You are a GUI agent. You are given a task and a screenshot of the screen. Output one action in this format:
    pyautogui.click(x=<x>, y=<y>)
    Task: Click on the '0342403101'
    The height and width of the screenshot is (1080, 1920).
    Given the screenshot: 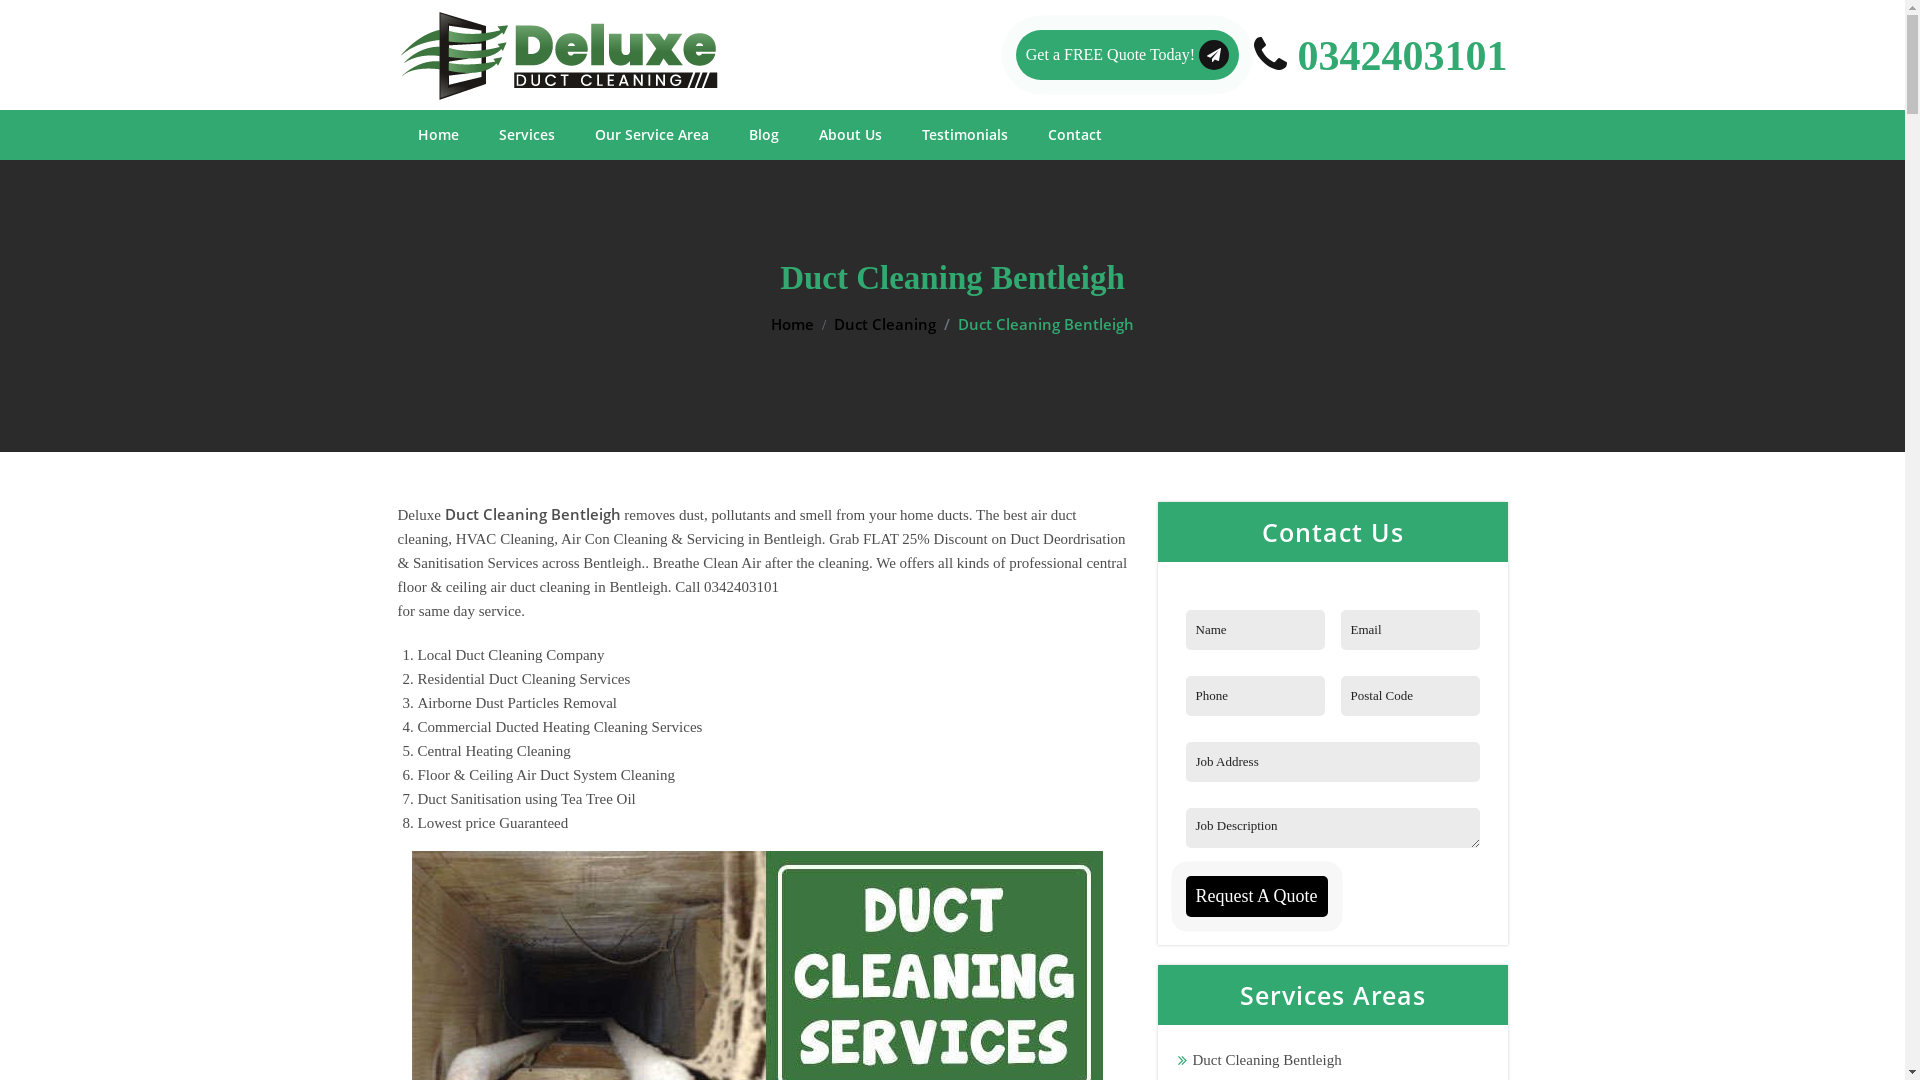 What is the action you would take?
    pyautogui.click(x=1380, y=53)
    